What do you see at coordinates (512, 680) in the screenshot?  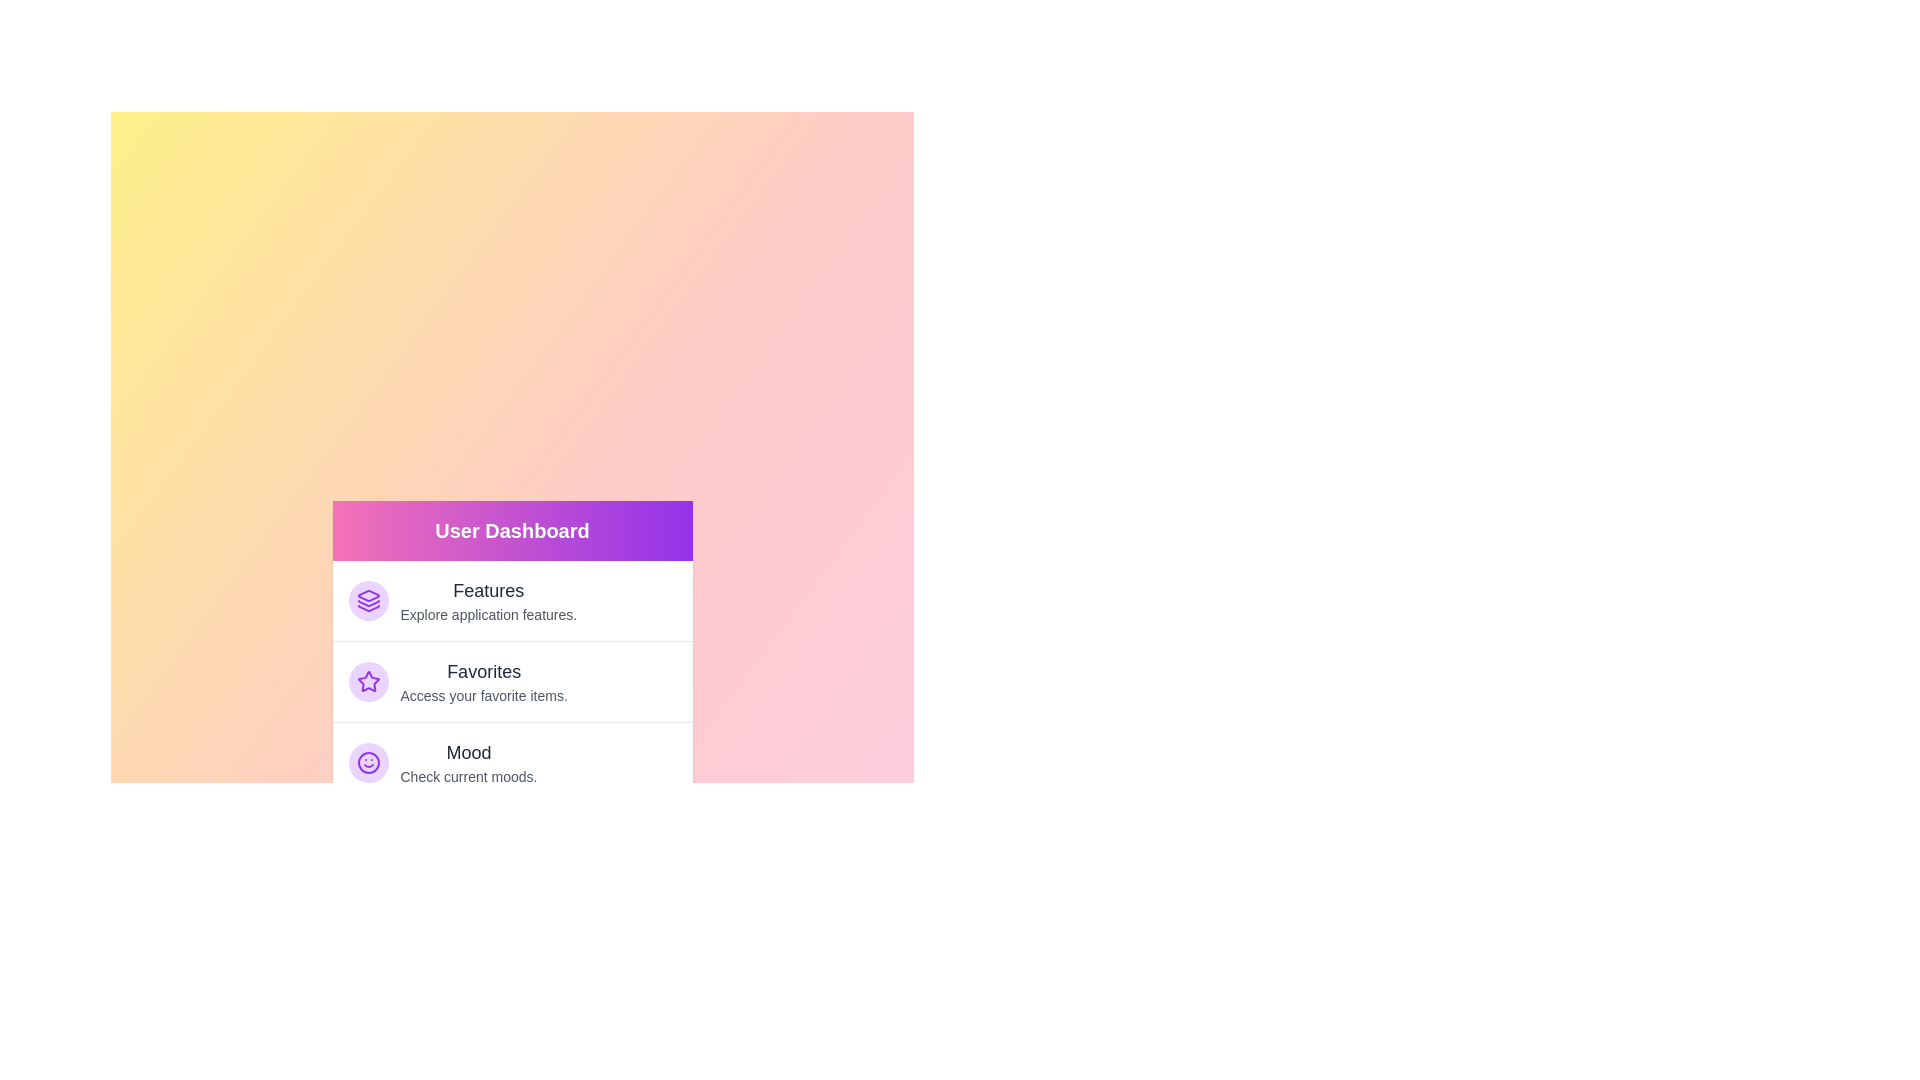 I see `the menu item labeled Favorites to navigate to its associated feature` at bounding box center [512, 680].